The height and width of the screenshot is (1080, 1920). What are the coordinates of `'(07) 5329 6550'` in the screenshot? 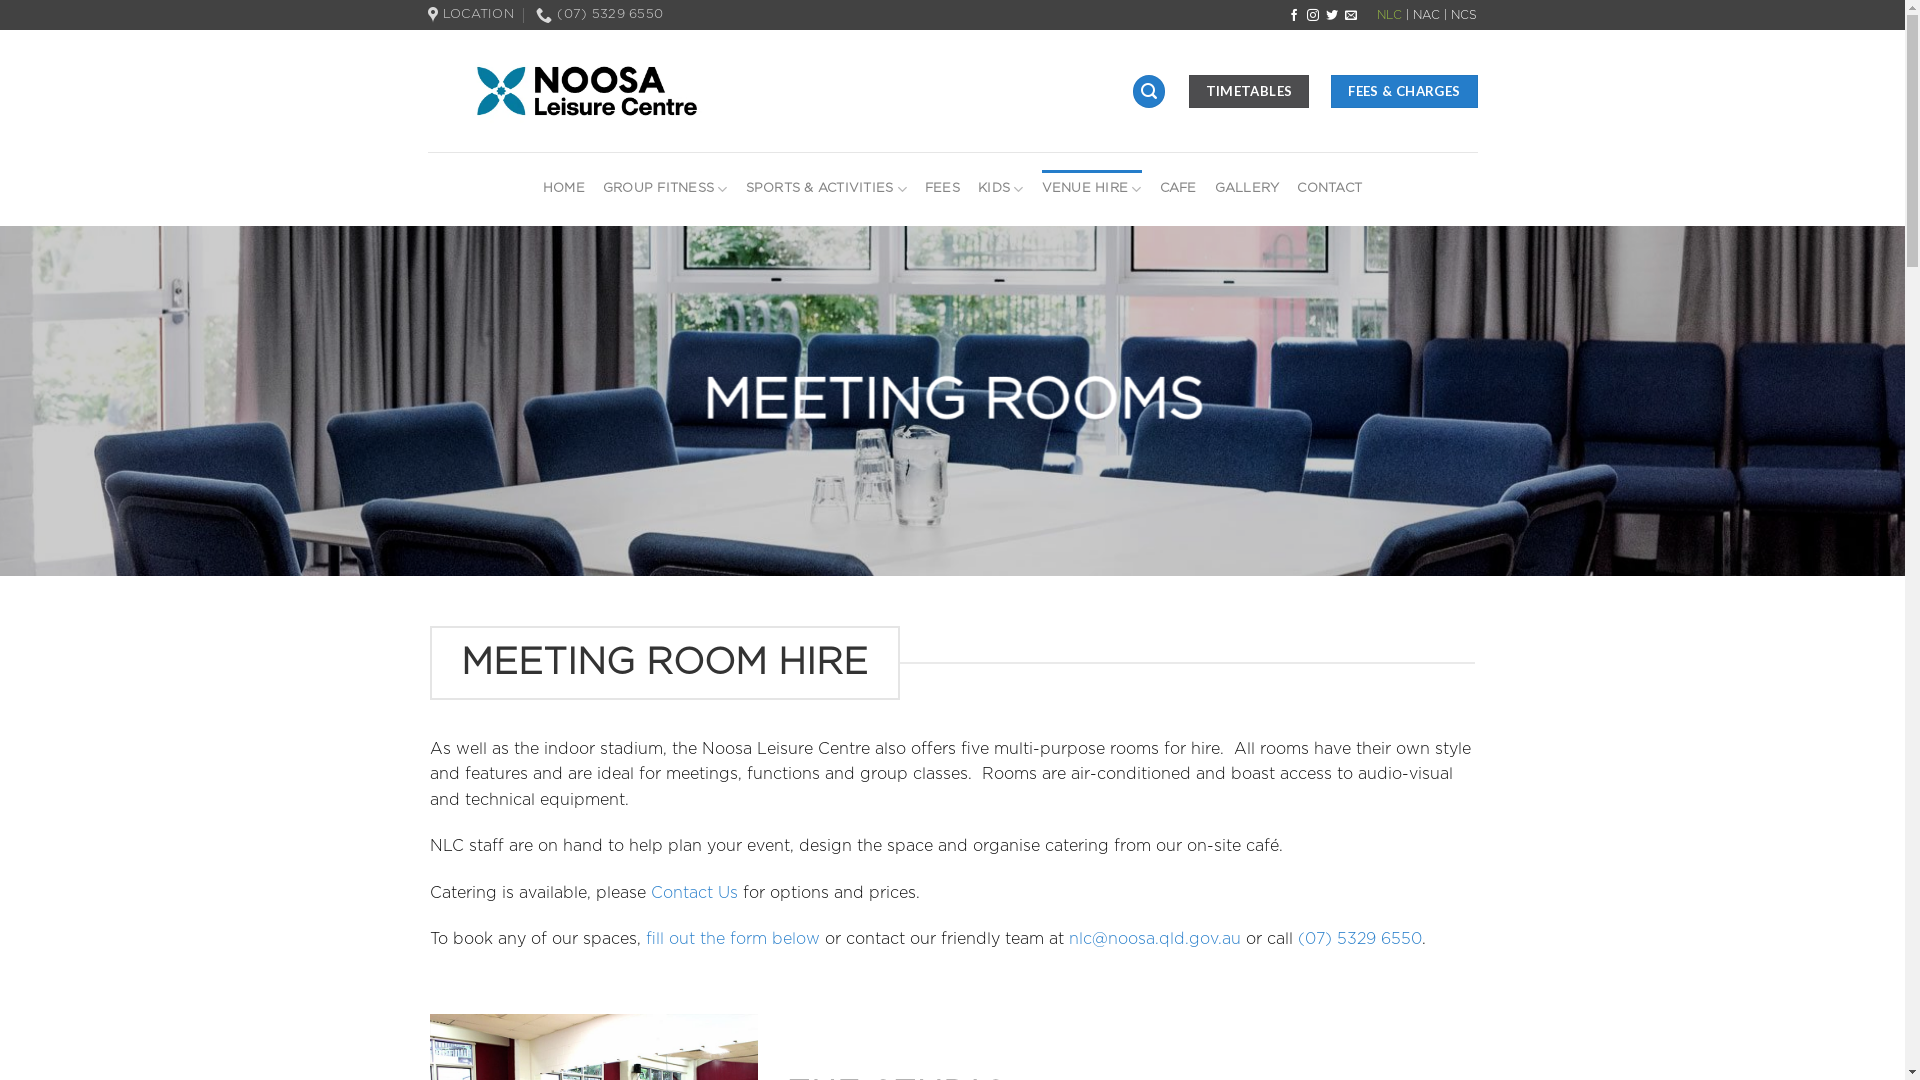 It's located at (1359, 938).